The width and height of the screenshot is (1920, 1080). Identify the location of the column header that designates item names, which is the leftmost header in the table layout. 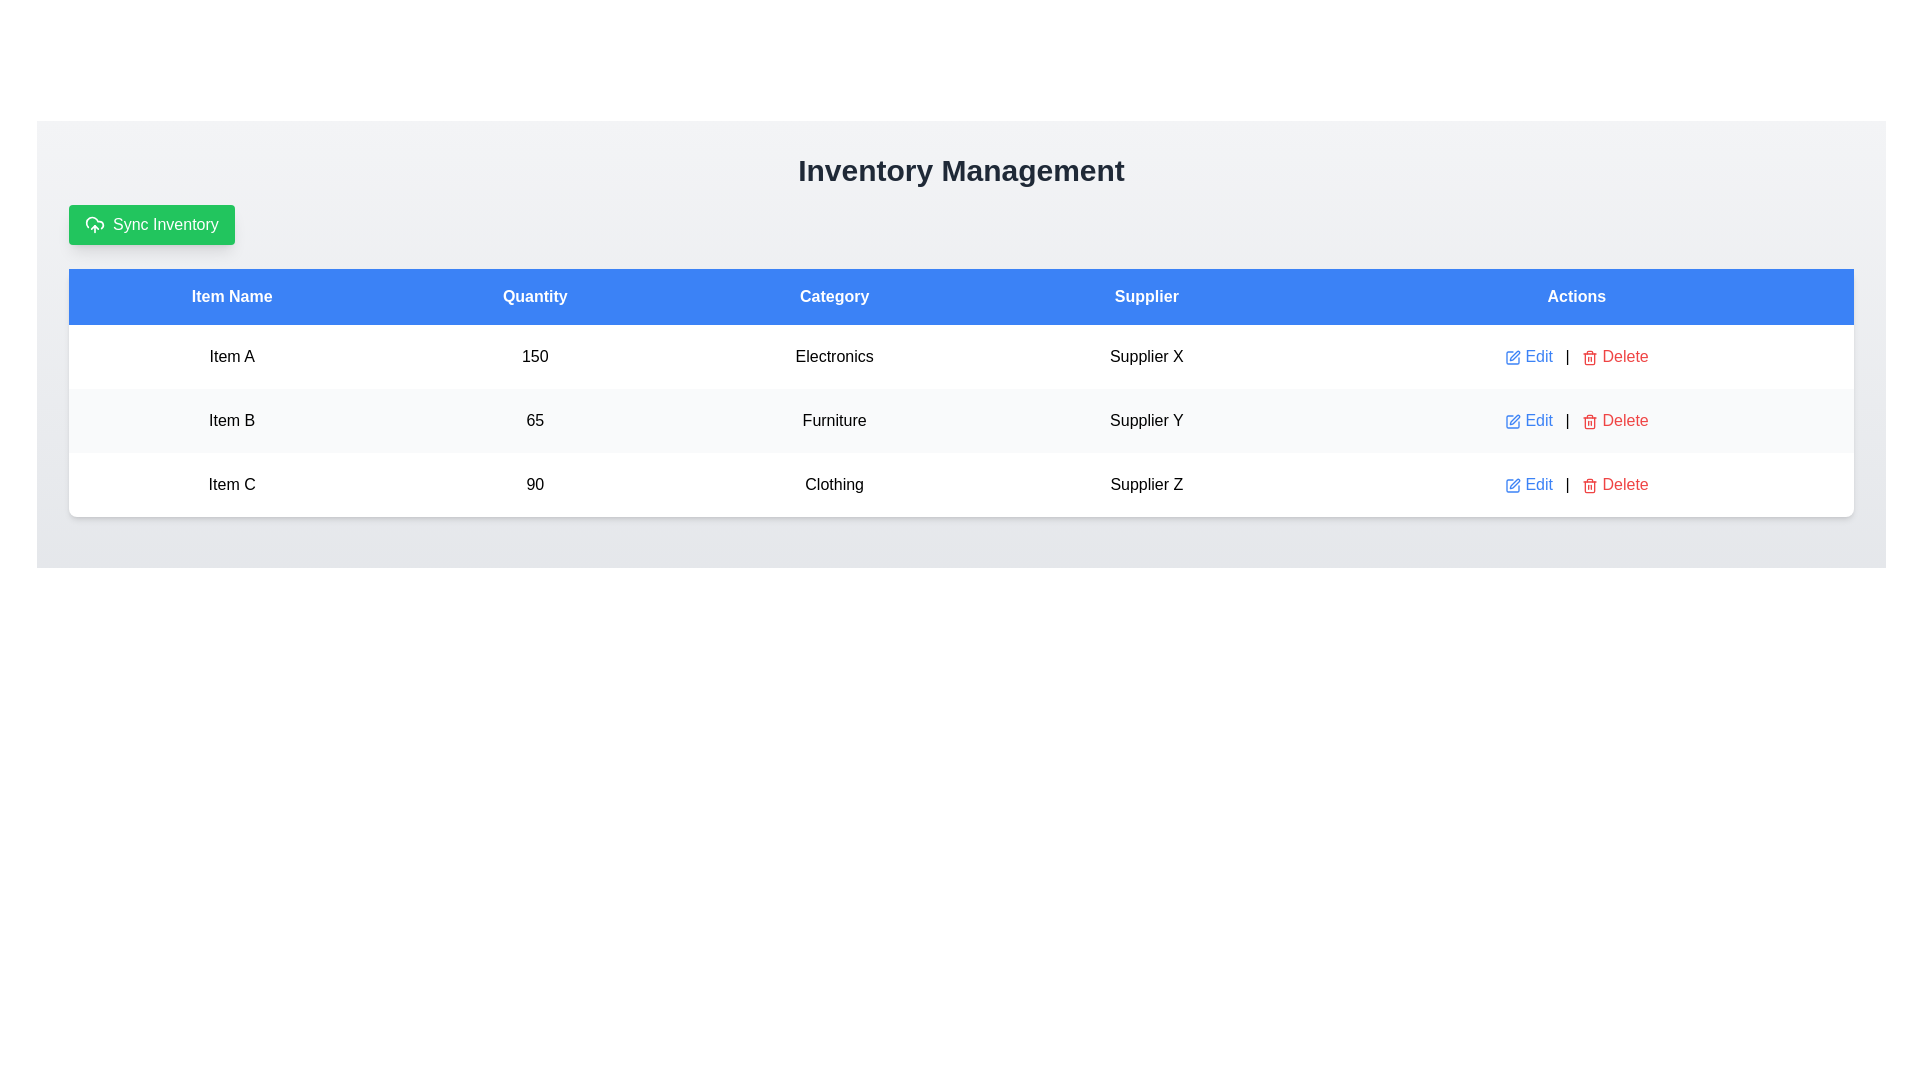
(232, 297).